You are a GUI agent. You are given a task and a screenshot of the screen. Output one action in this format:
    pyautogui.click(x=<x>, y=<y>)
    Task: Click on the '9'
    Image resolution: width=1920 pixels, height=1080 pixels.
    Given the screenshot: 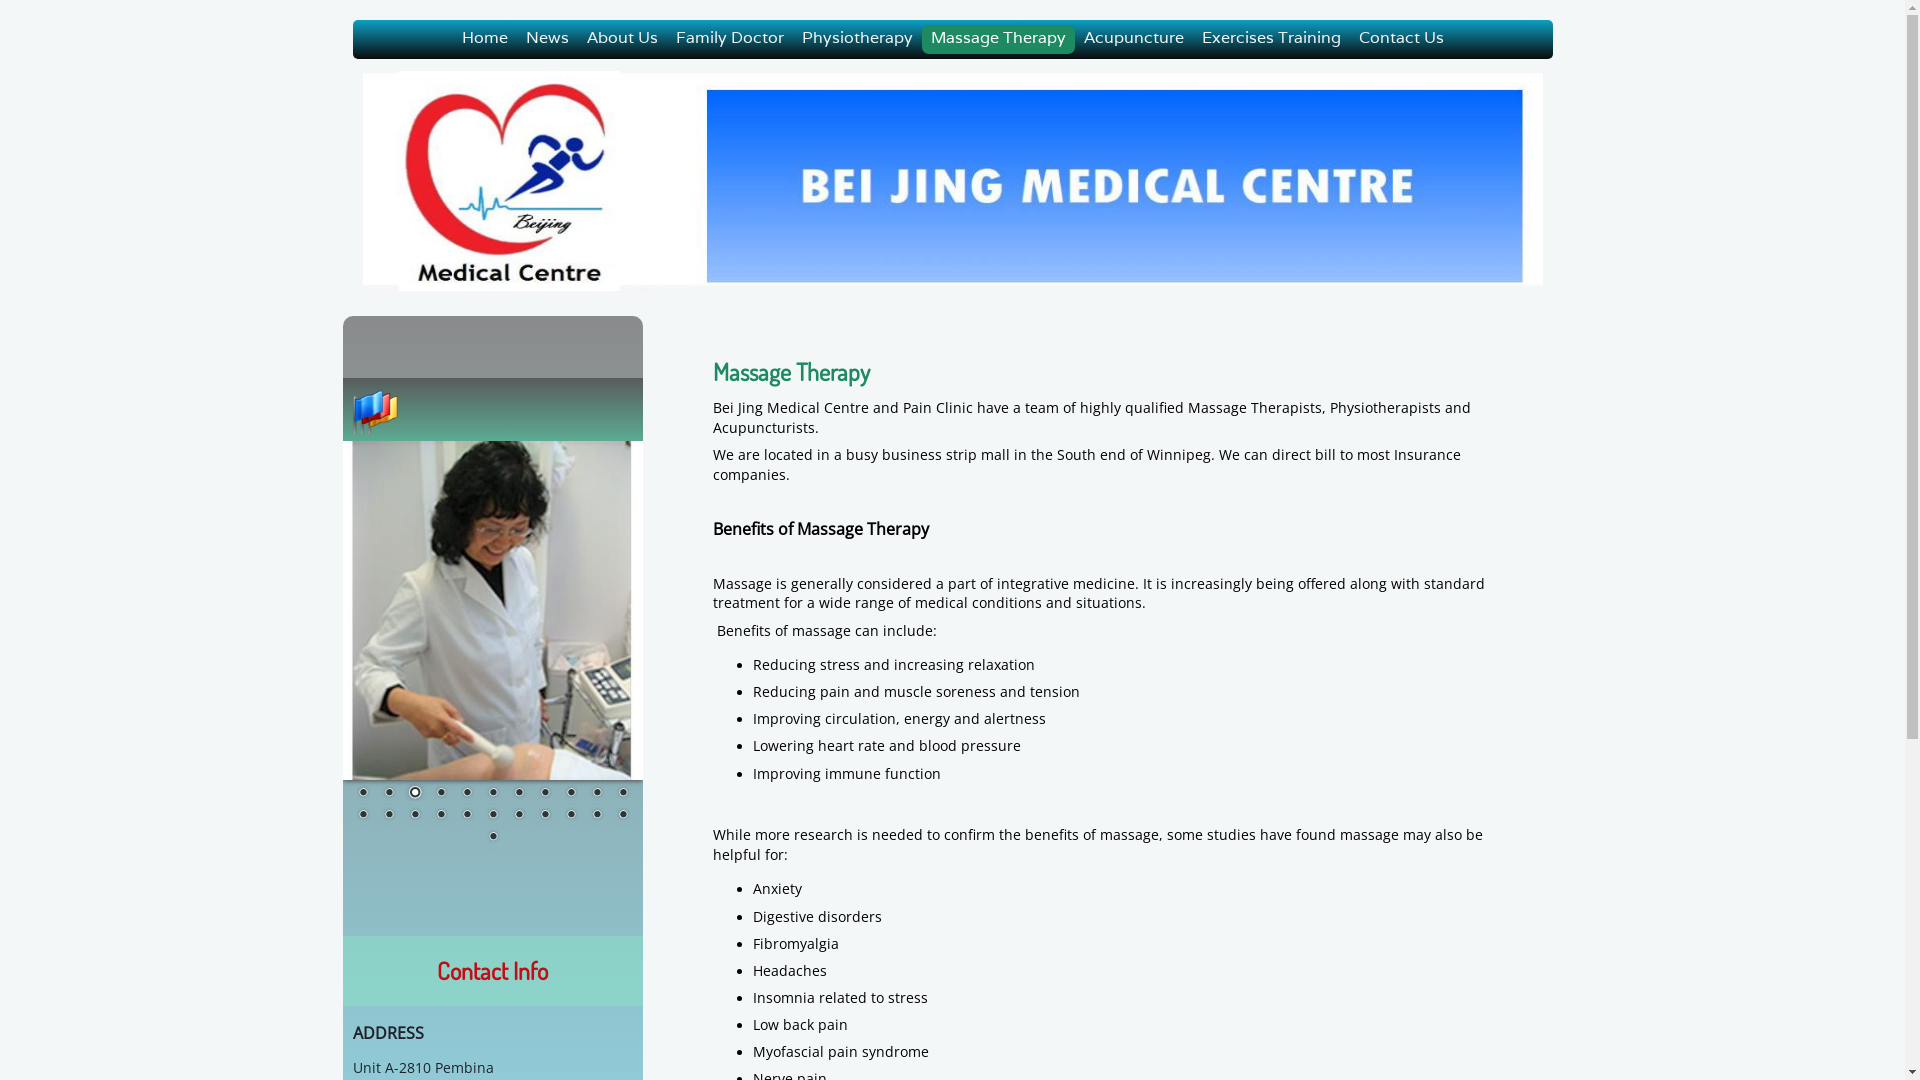 What is the action you would take?
    pyautogui.click(x=570, y=793)
    